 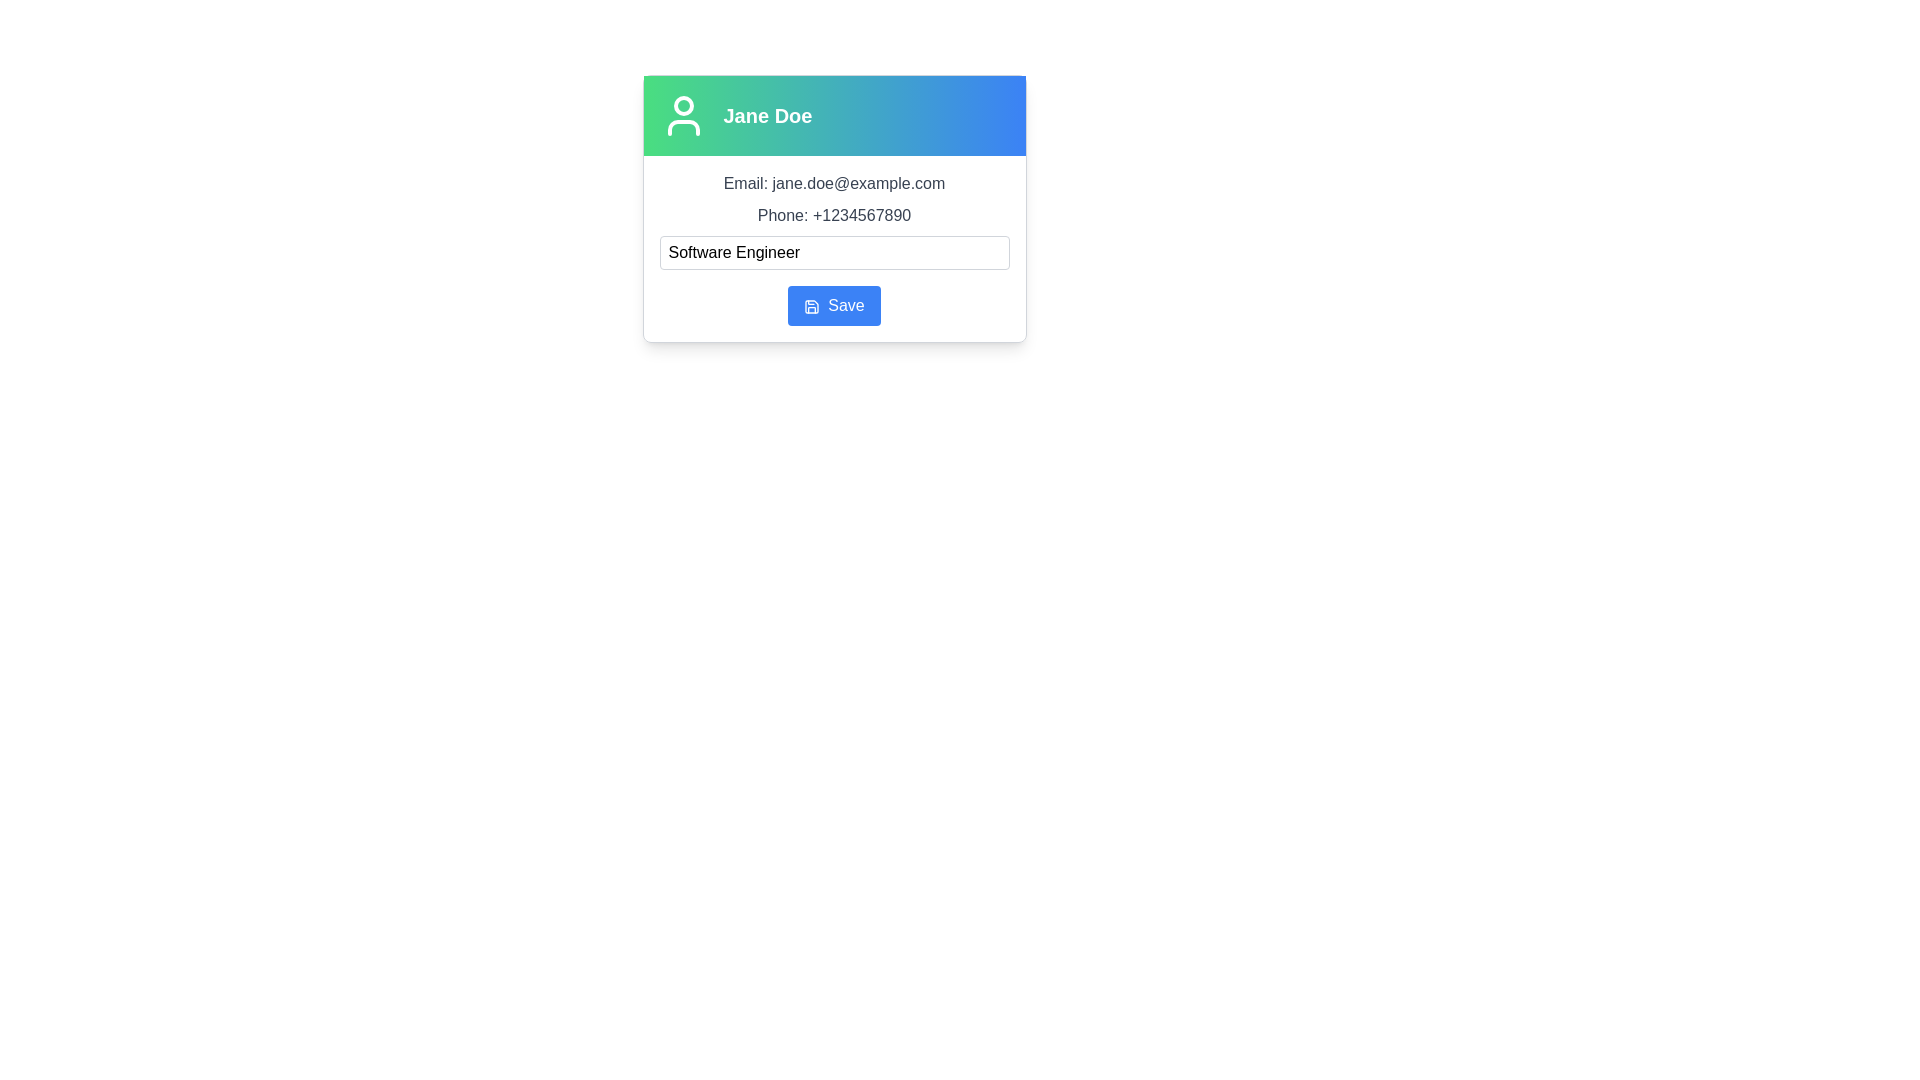 I want to click on the rectangular button with a blue background and rounded edges labeled 'Save', so click(x=834, y=305).